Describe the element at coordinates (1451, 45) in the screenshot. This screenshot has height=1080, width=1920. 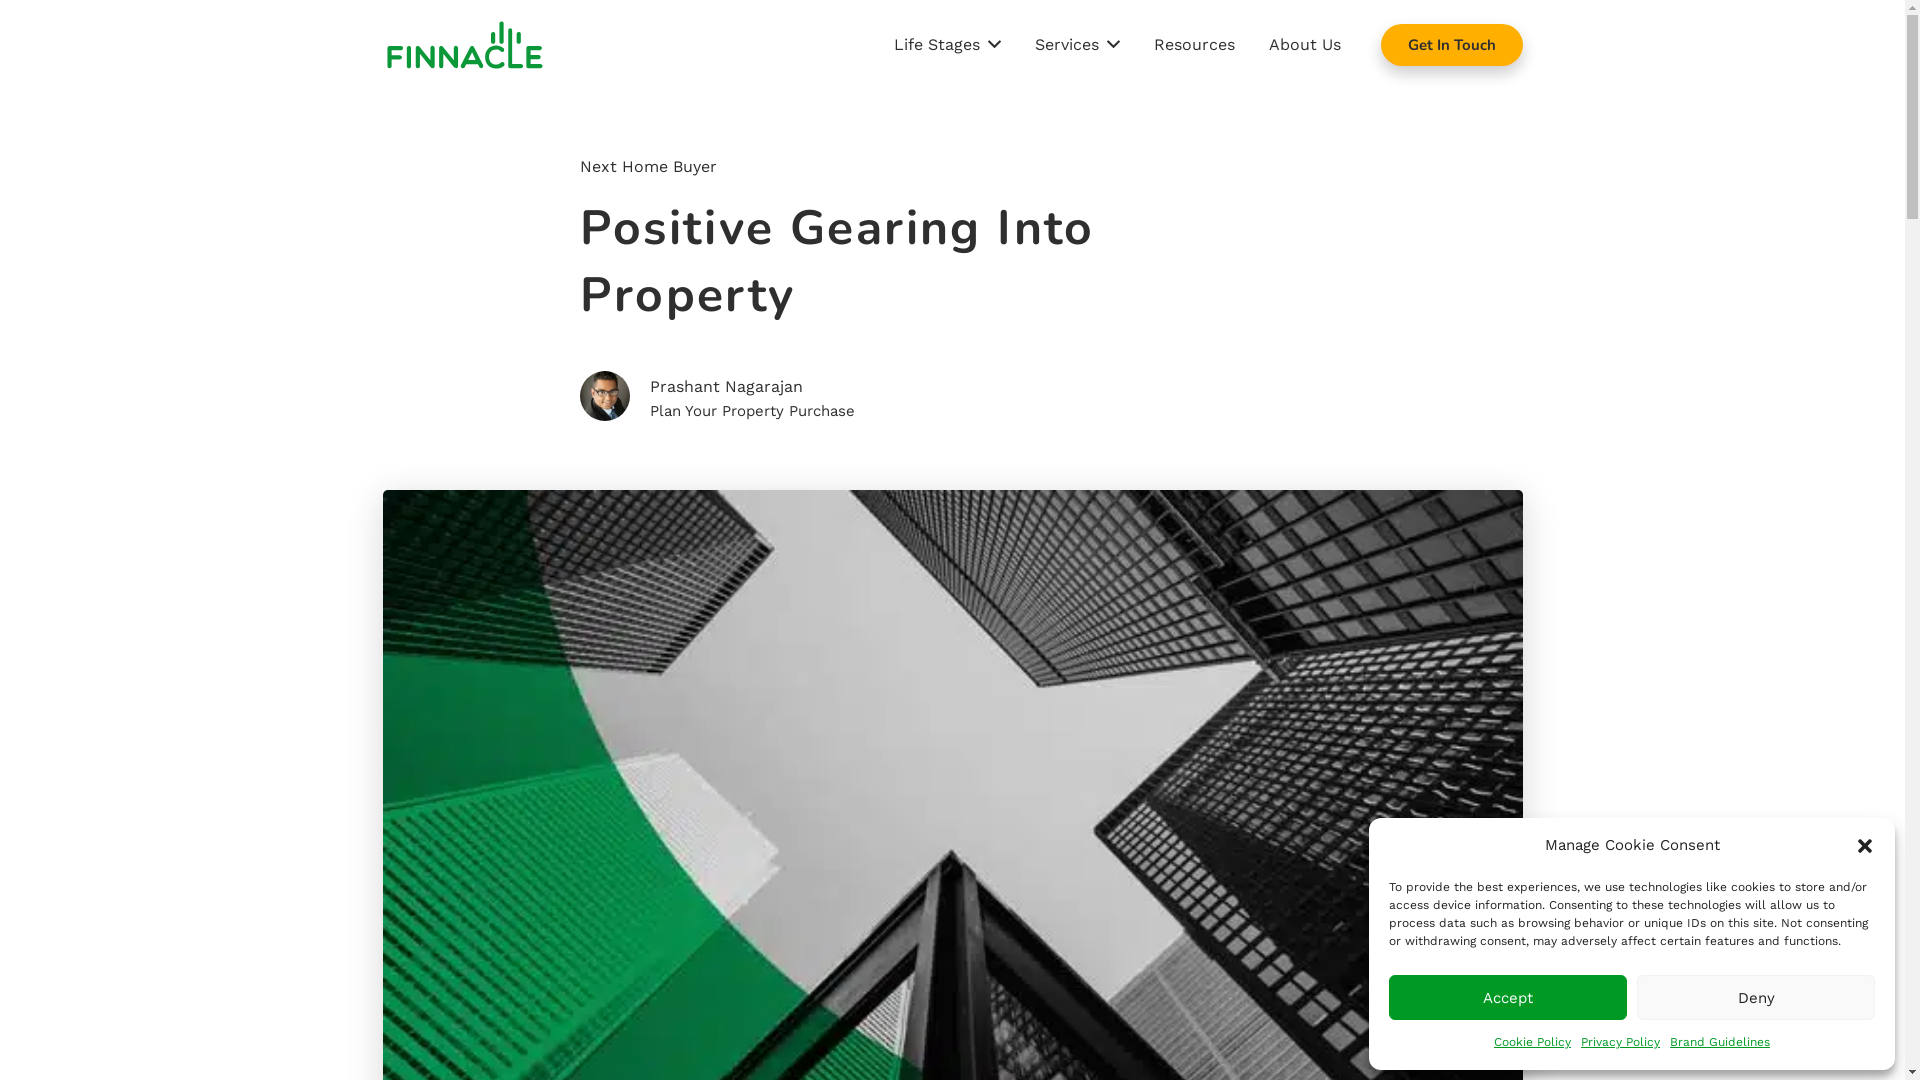
I see `'Get In Touch'` at that location.